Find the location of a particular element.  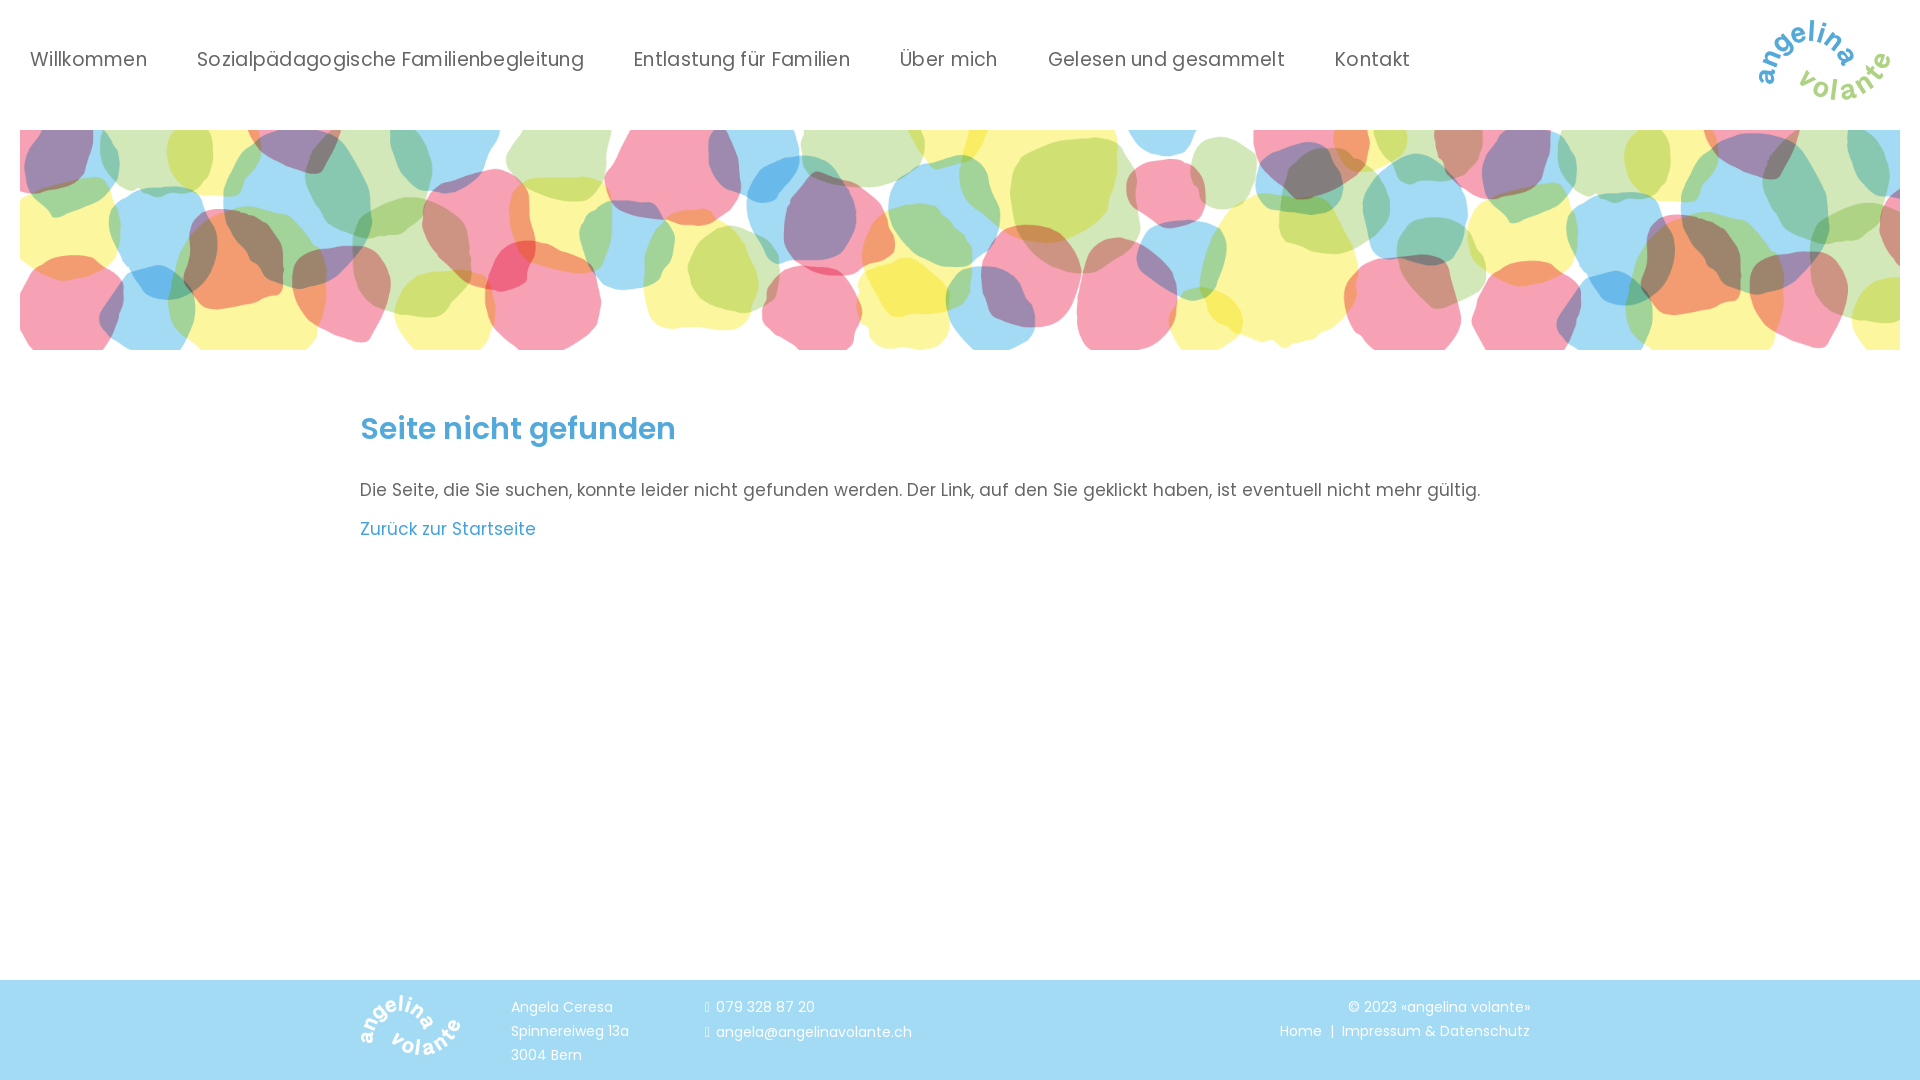

'Home' is located at coordinates (1280, 1030).